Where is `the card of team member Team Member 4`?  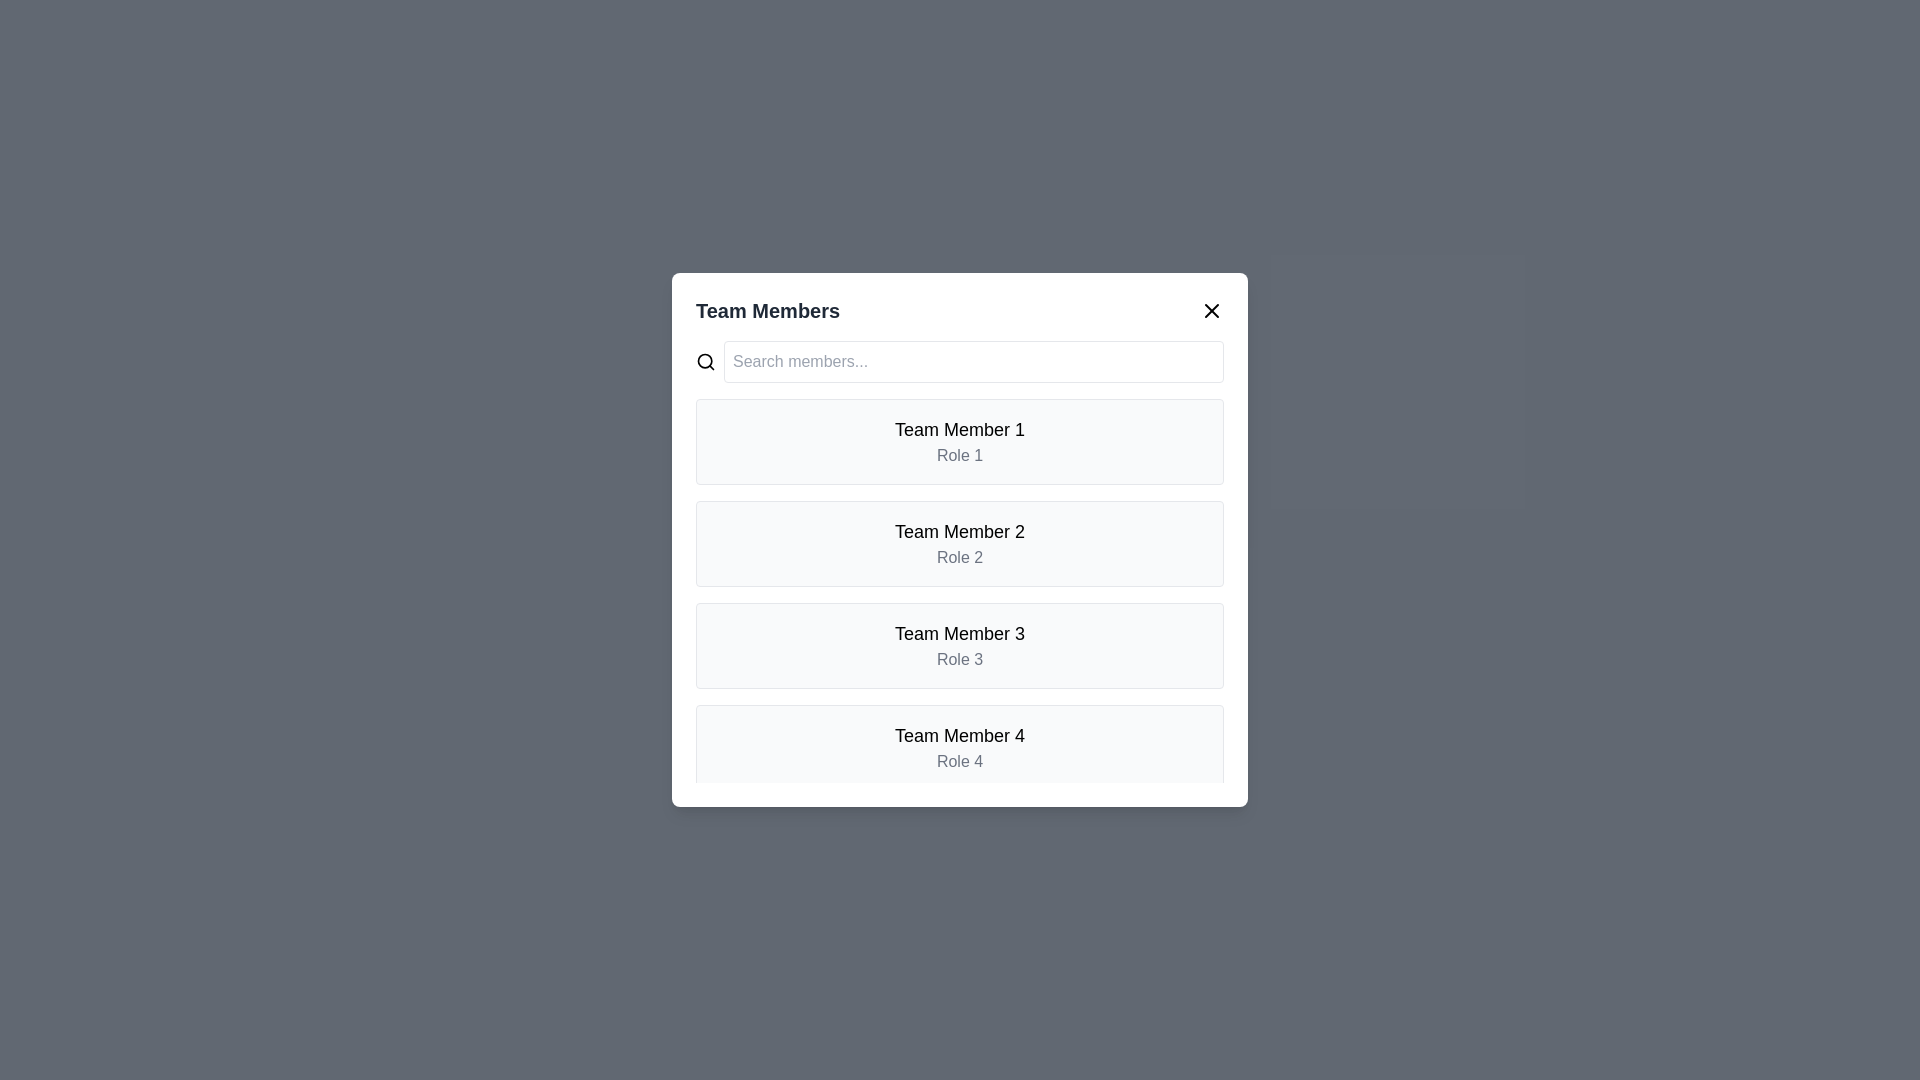
the card of team member Team Member 4 is located at coordinates (960, 748).